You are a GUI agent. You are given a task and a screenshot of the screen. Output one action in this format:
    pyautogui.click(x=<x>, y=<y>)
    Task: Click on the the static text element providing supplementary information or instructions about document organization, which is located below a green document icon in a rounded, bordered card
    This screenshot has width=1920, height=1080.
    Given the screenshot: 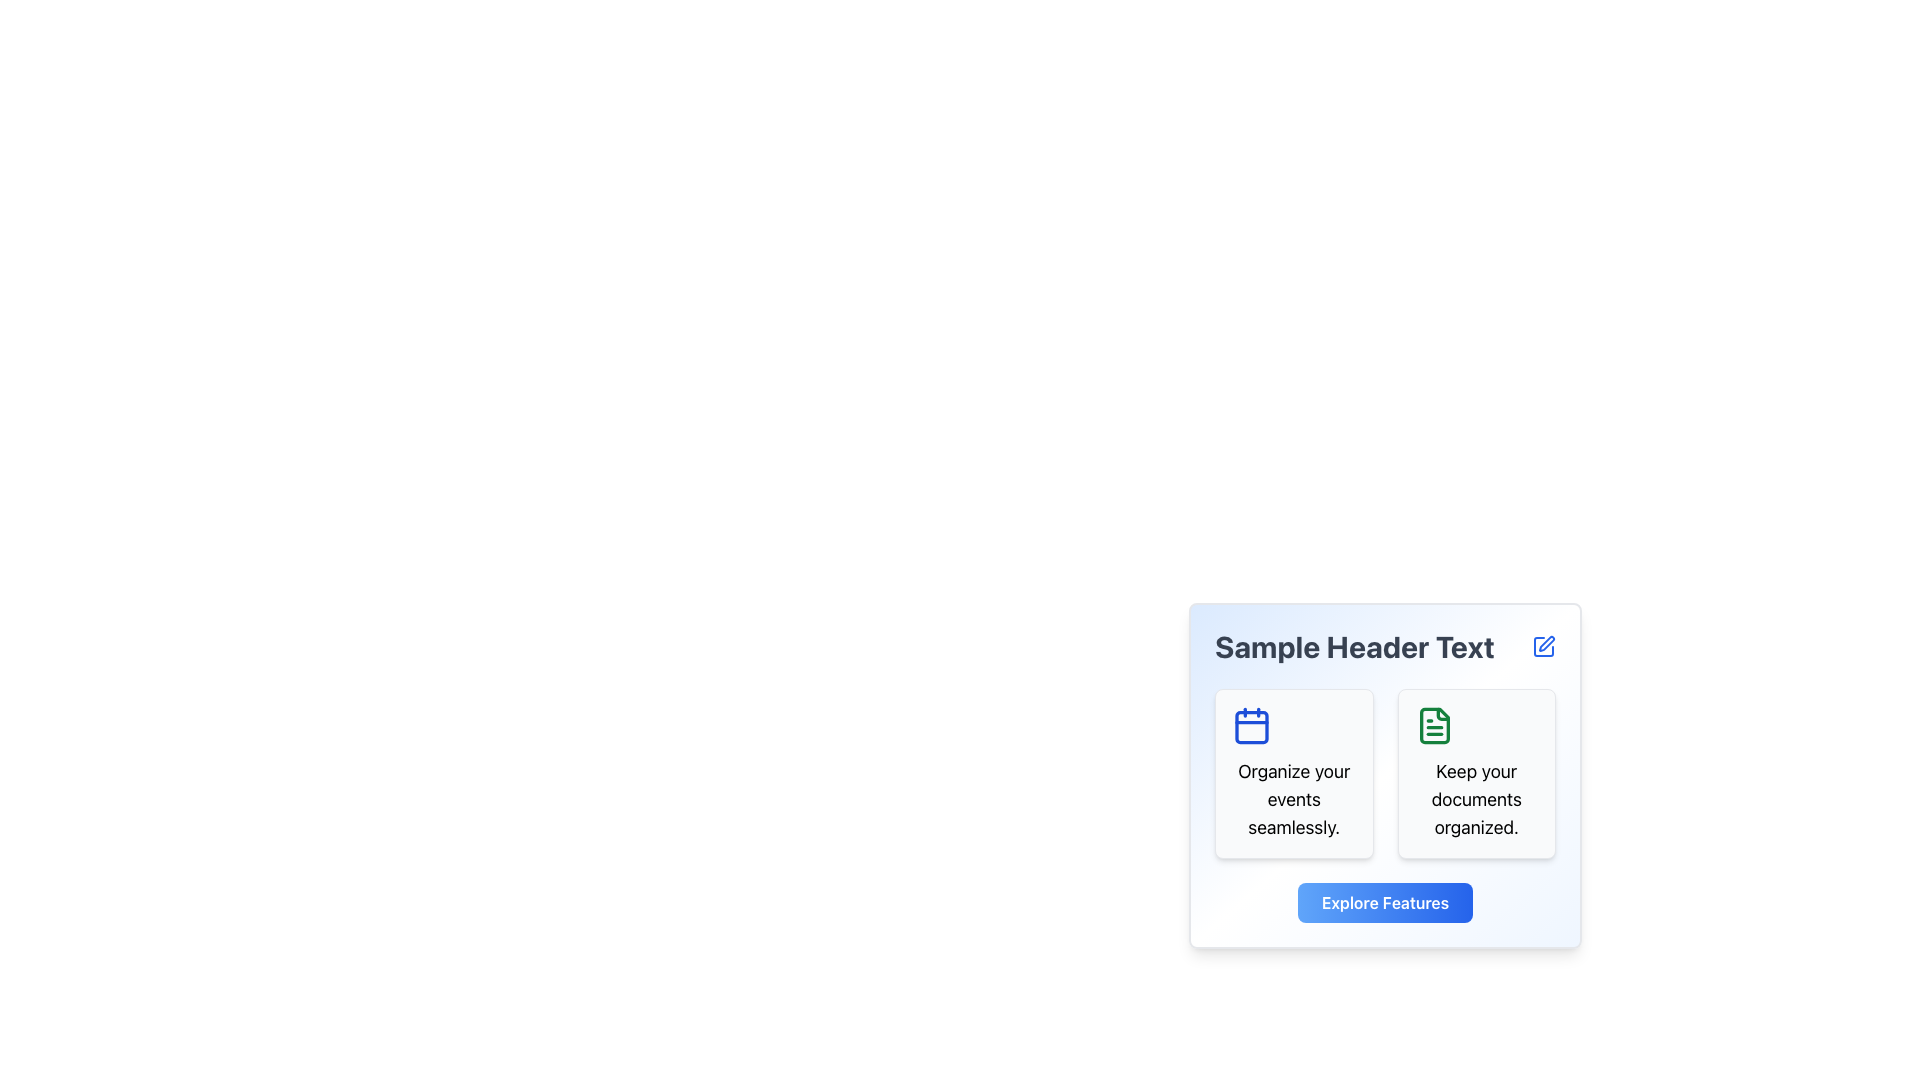 What is the action you would take?
    pyautogui.click(x=1476, y=798)
    